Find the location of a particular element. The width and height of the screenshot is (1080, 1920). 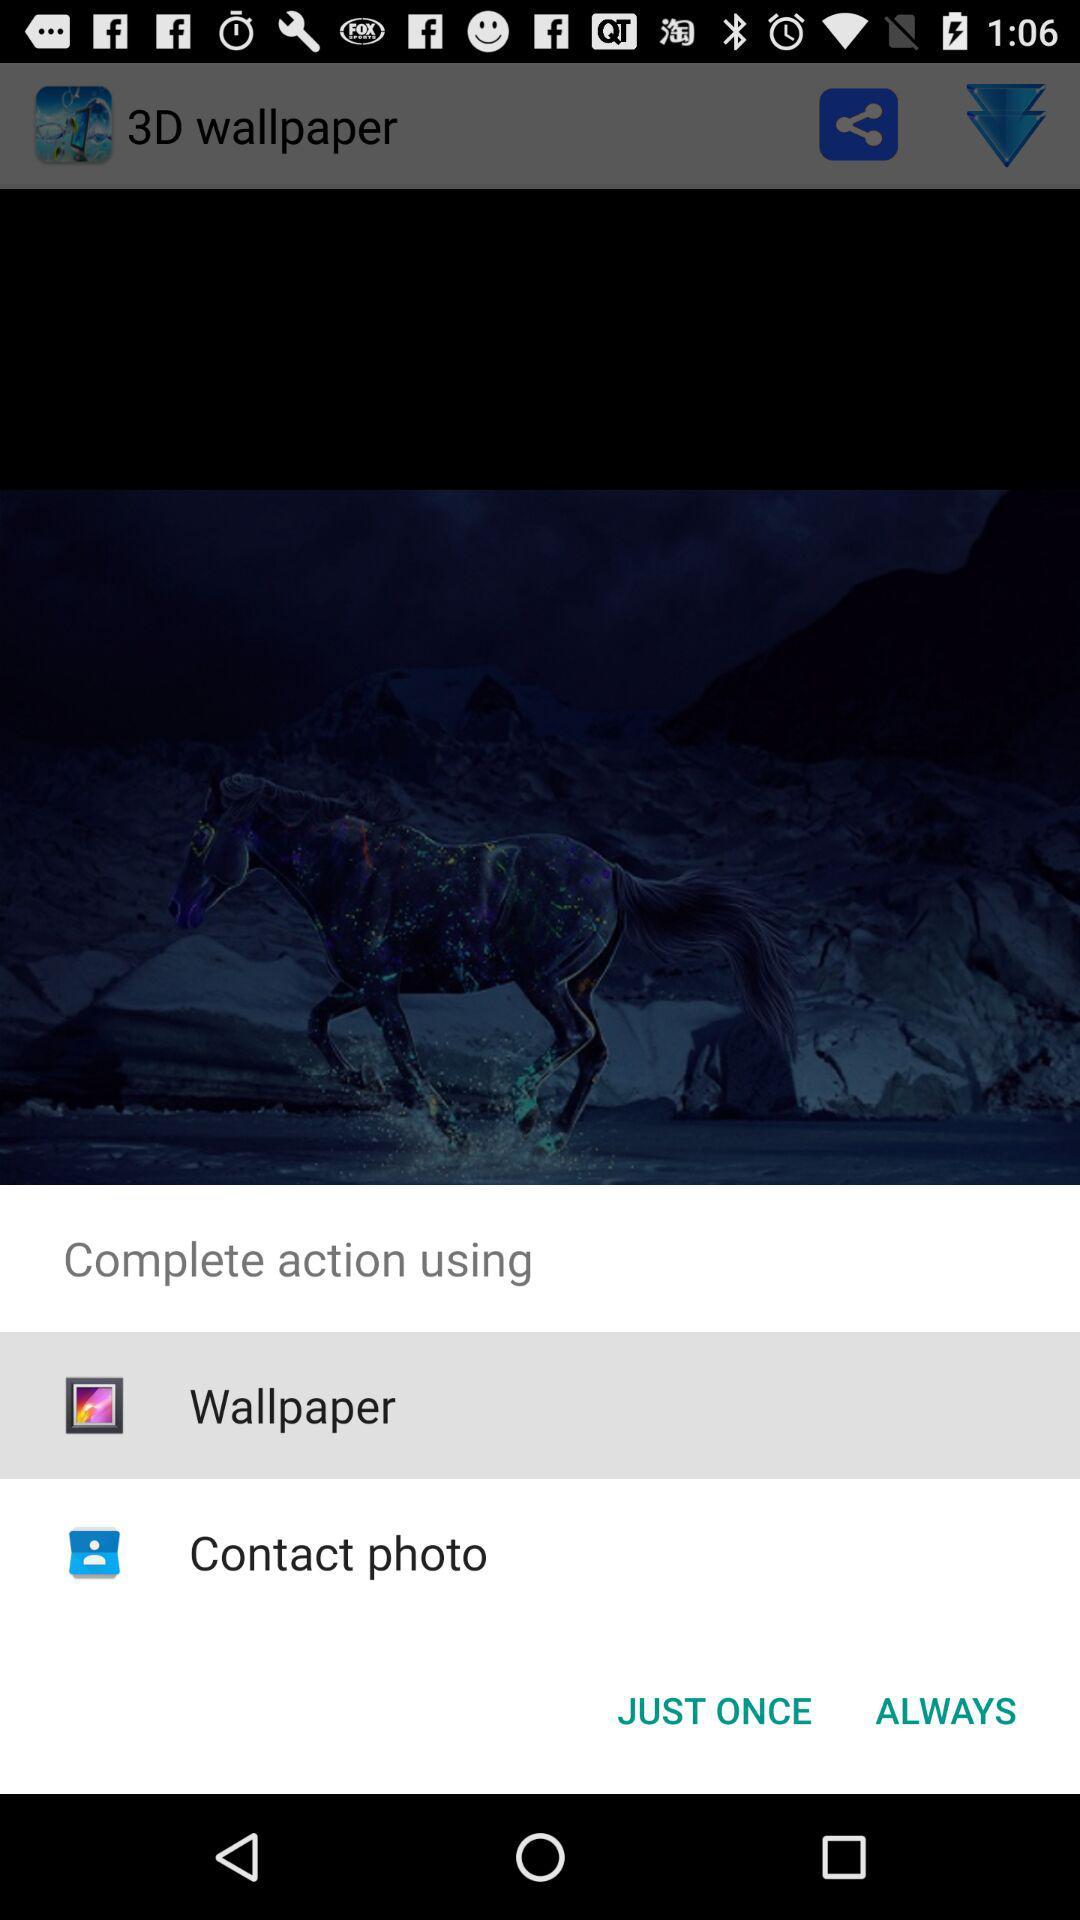

the item below the complete action using icon is located at coordinates (945, 1708).